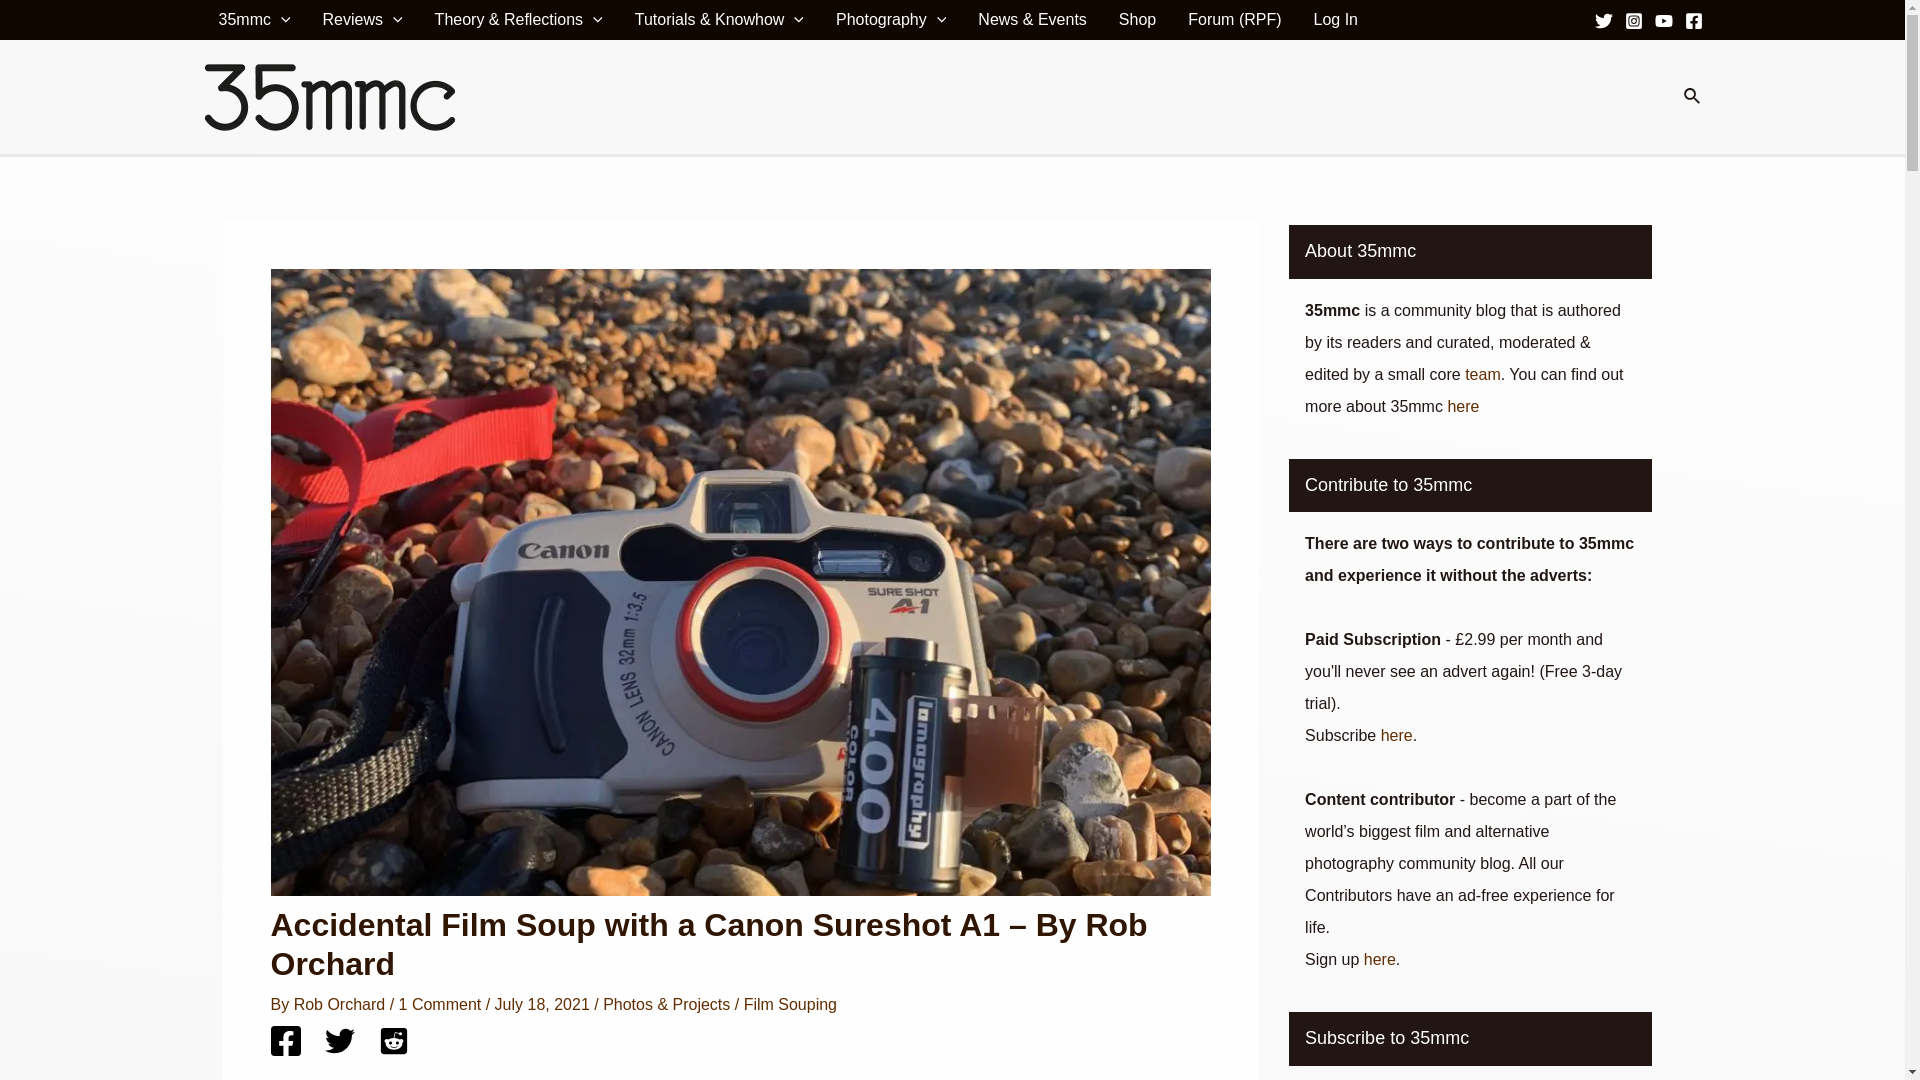 This screenshot has width=1920, height=1080. What do you see at coordinates (961, 19) in the screenshot?
I see `'News & Events'` at bounding box center [961, 19].